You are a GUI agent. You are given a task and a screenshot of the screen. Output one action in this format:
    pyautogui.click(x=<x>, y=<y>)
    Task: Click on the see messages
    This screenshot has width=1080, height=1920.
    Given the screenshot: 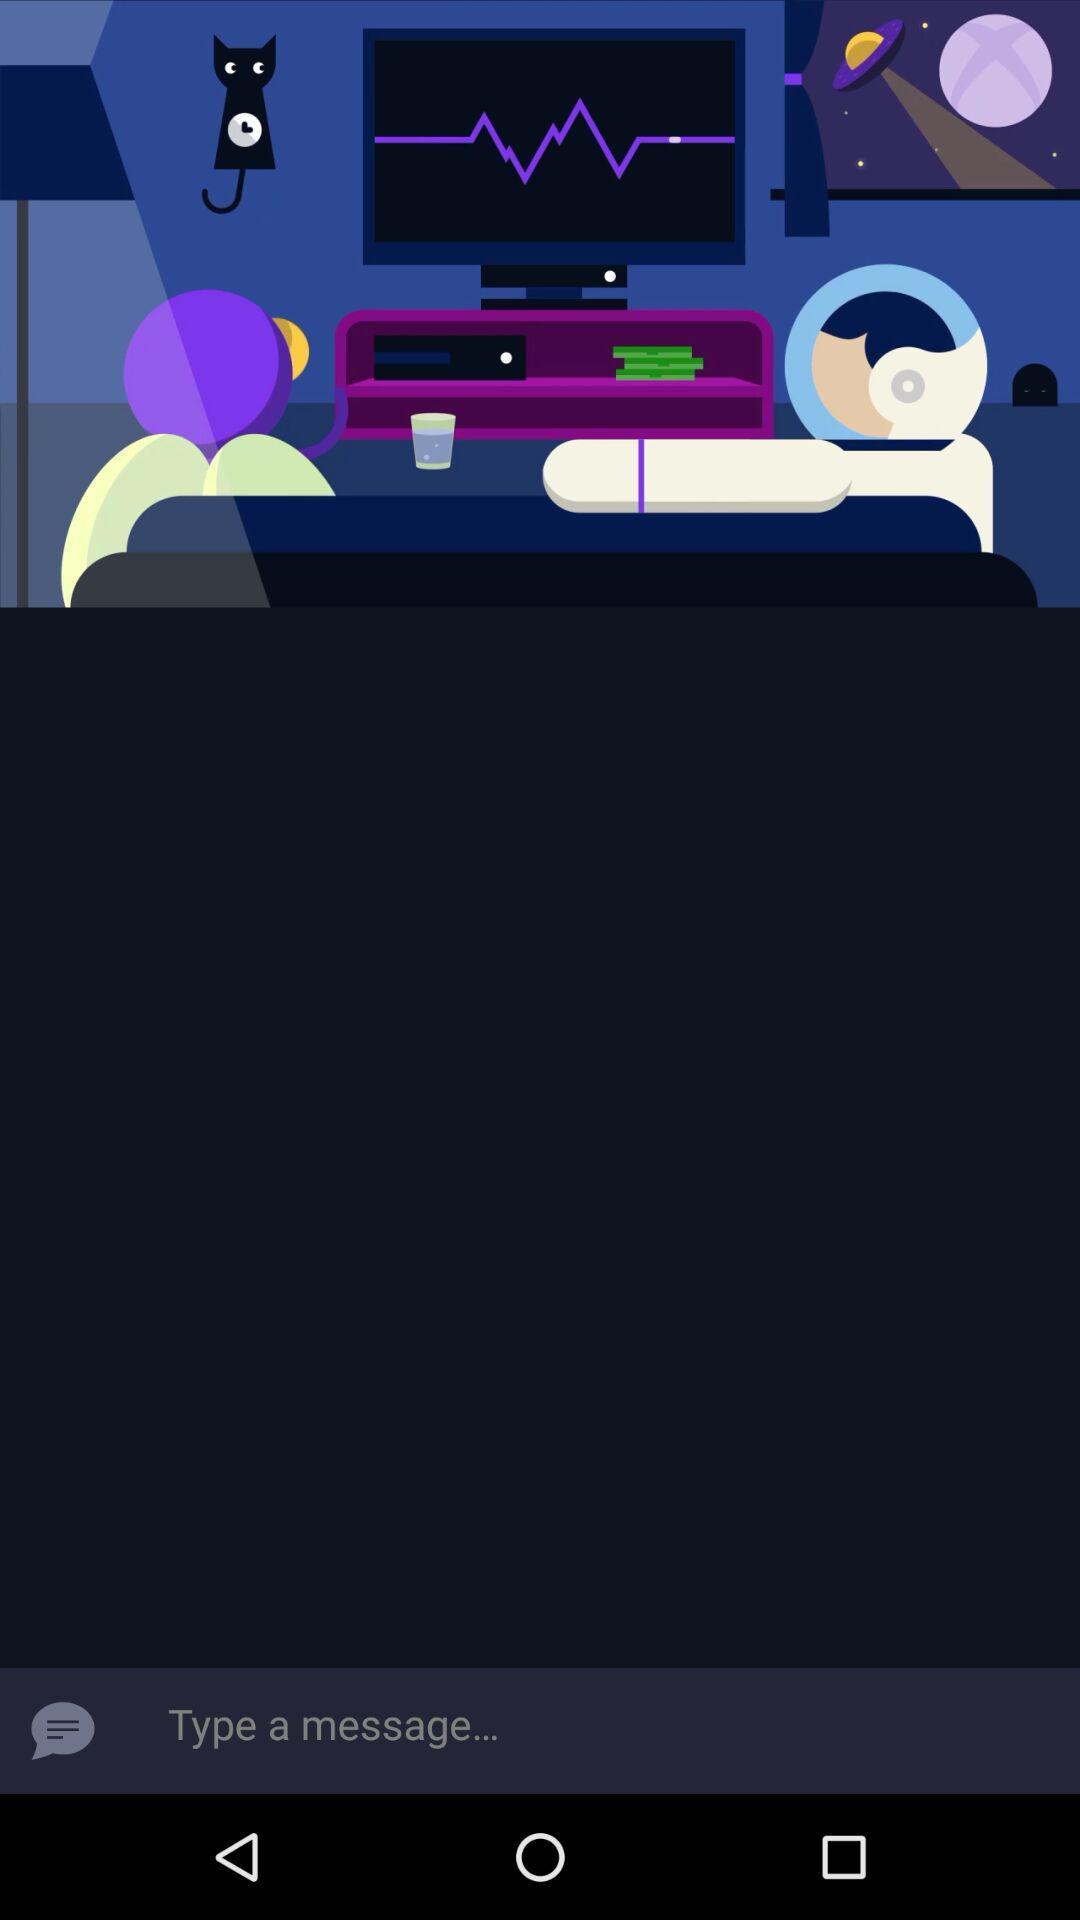 What is the action you would take?
    pyautogui.click(x=61, y=1730)
    